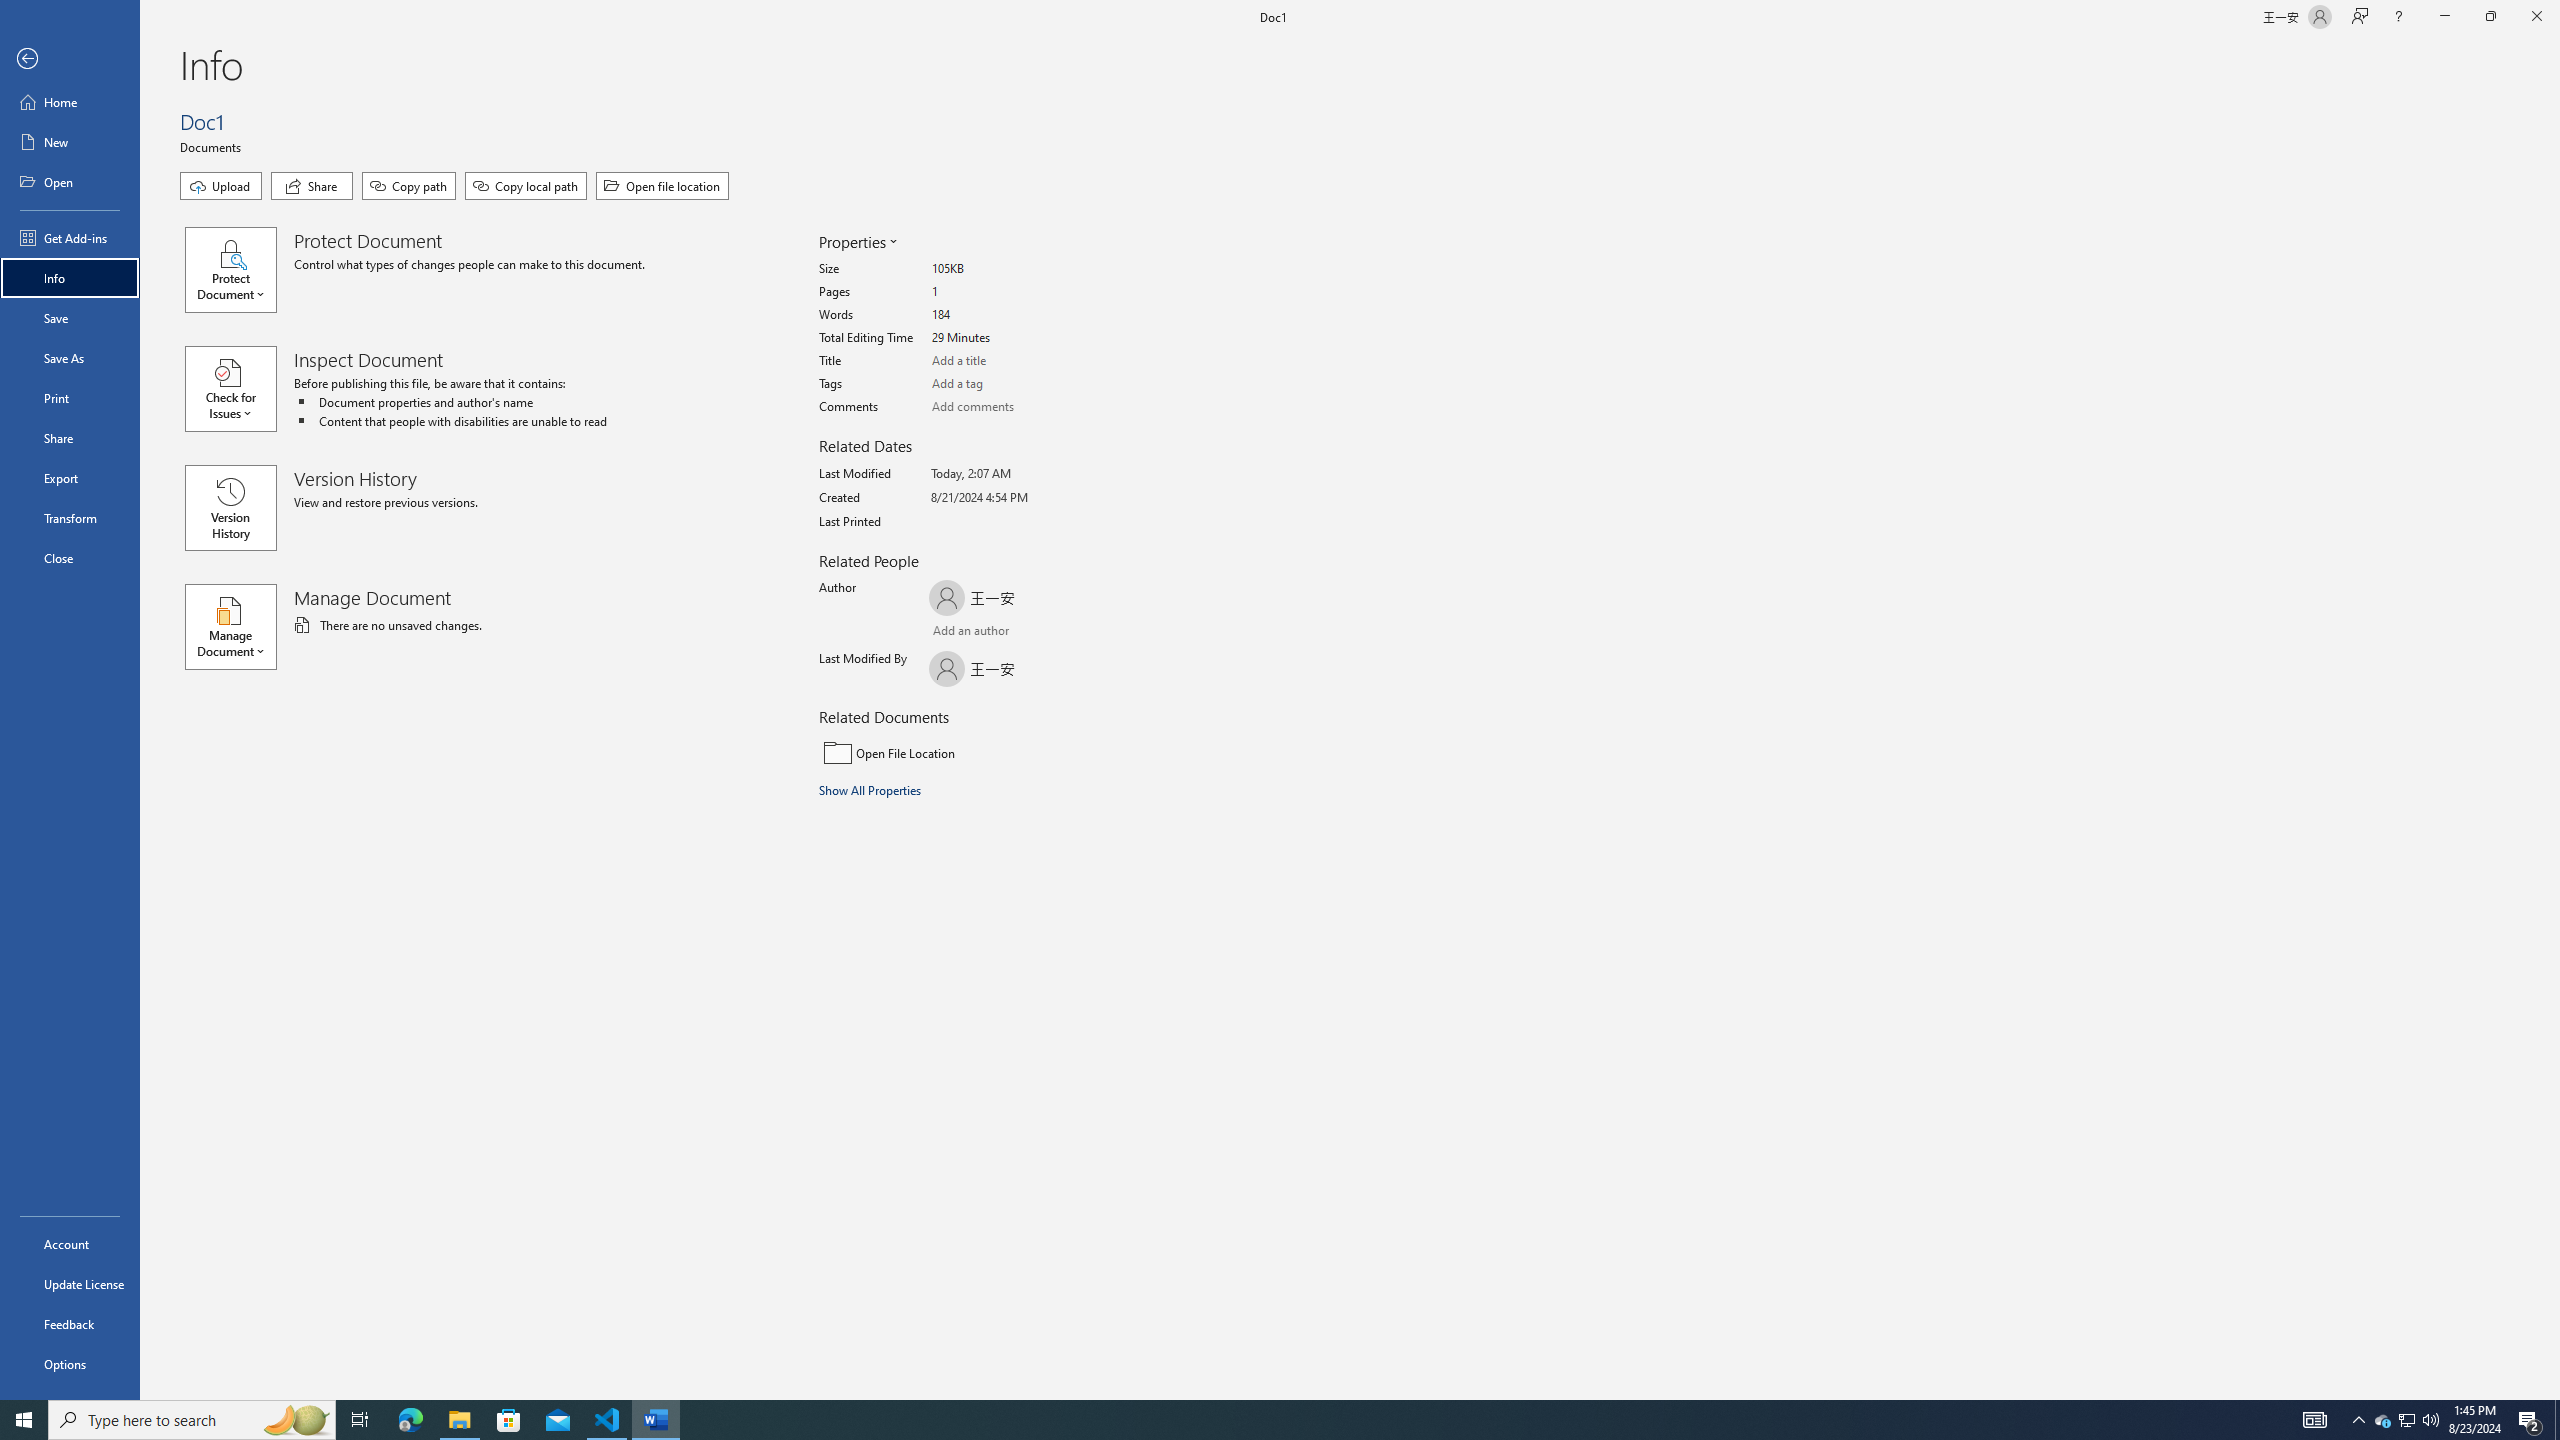 The width and height of the screenshot is (2560, 1440). Describe the element at coordinates (983, 632) in the screenshot. I see `'Verify Names'` at that location.